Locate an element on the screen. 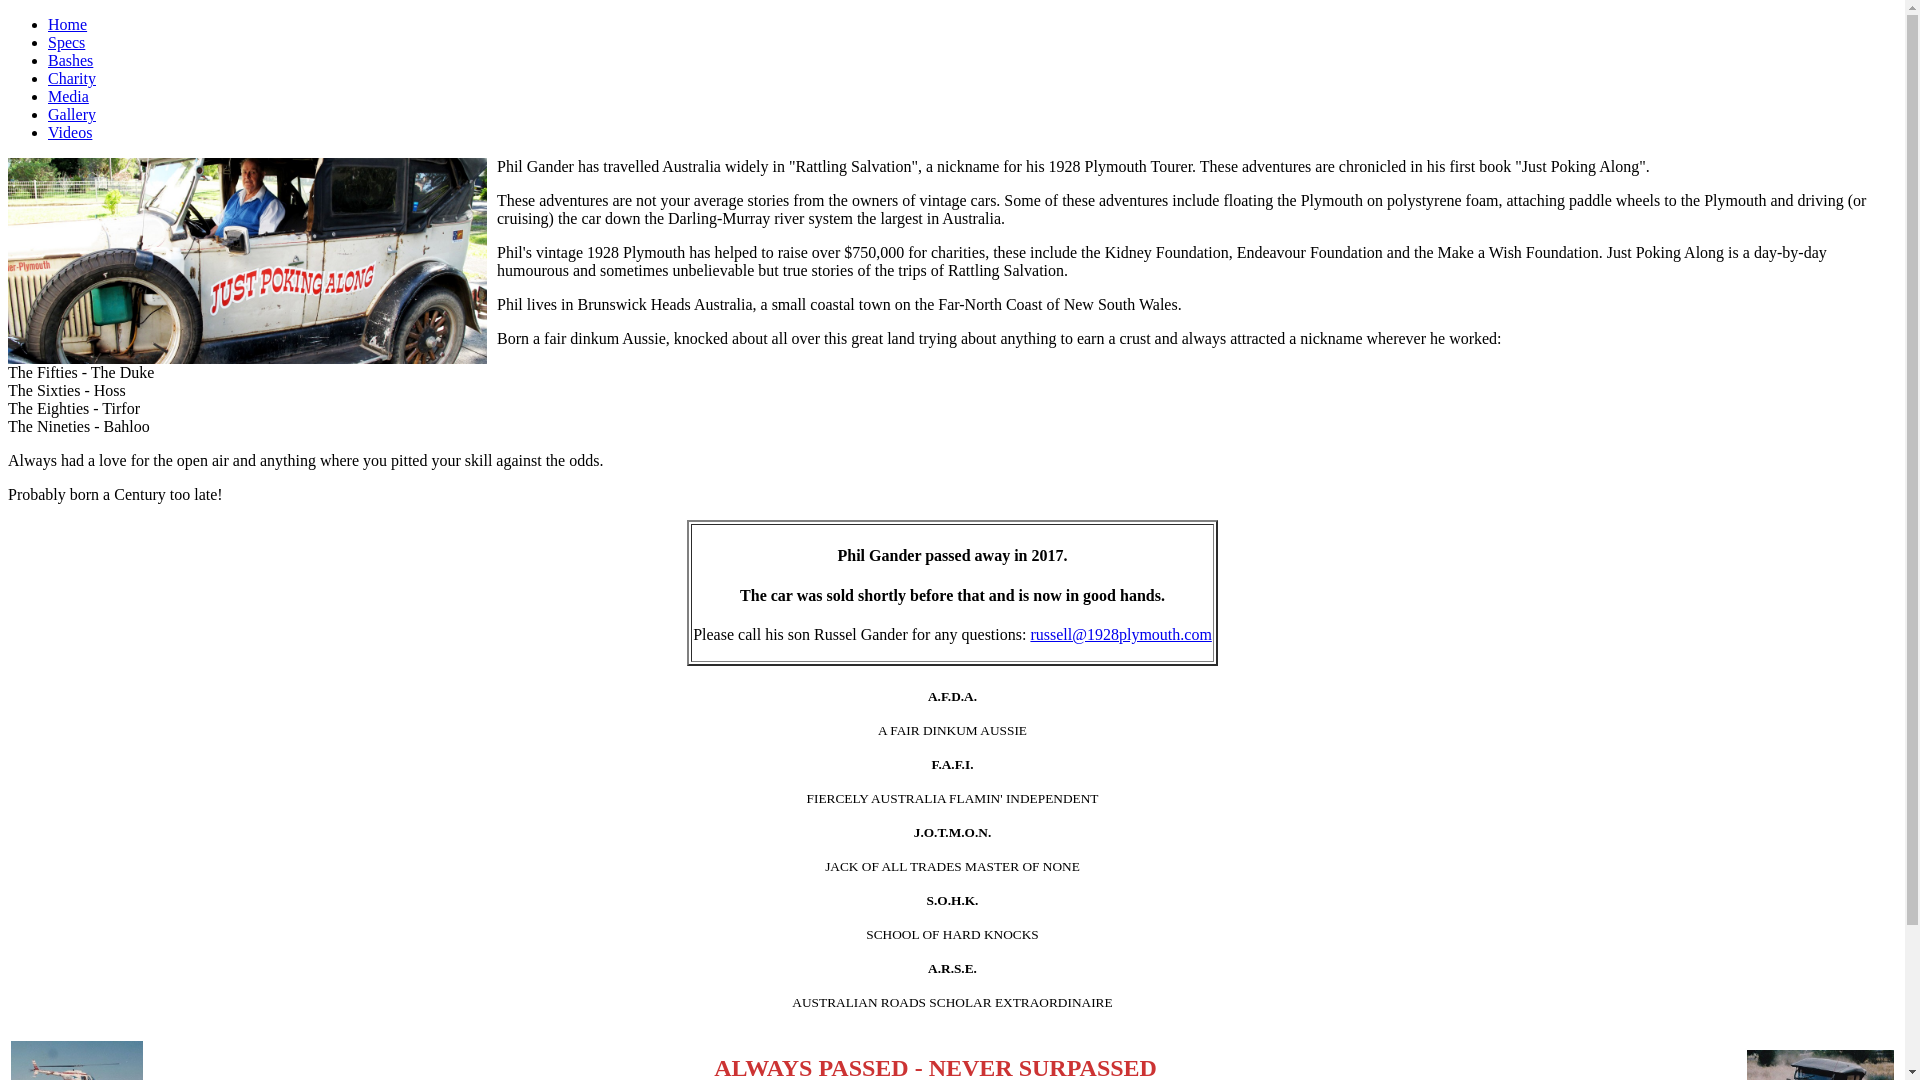  'Home' is located at coordinates (48, 24).